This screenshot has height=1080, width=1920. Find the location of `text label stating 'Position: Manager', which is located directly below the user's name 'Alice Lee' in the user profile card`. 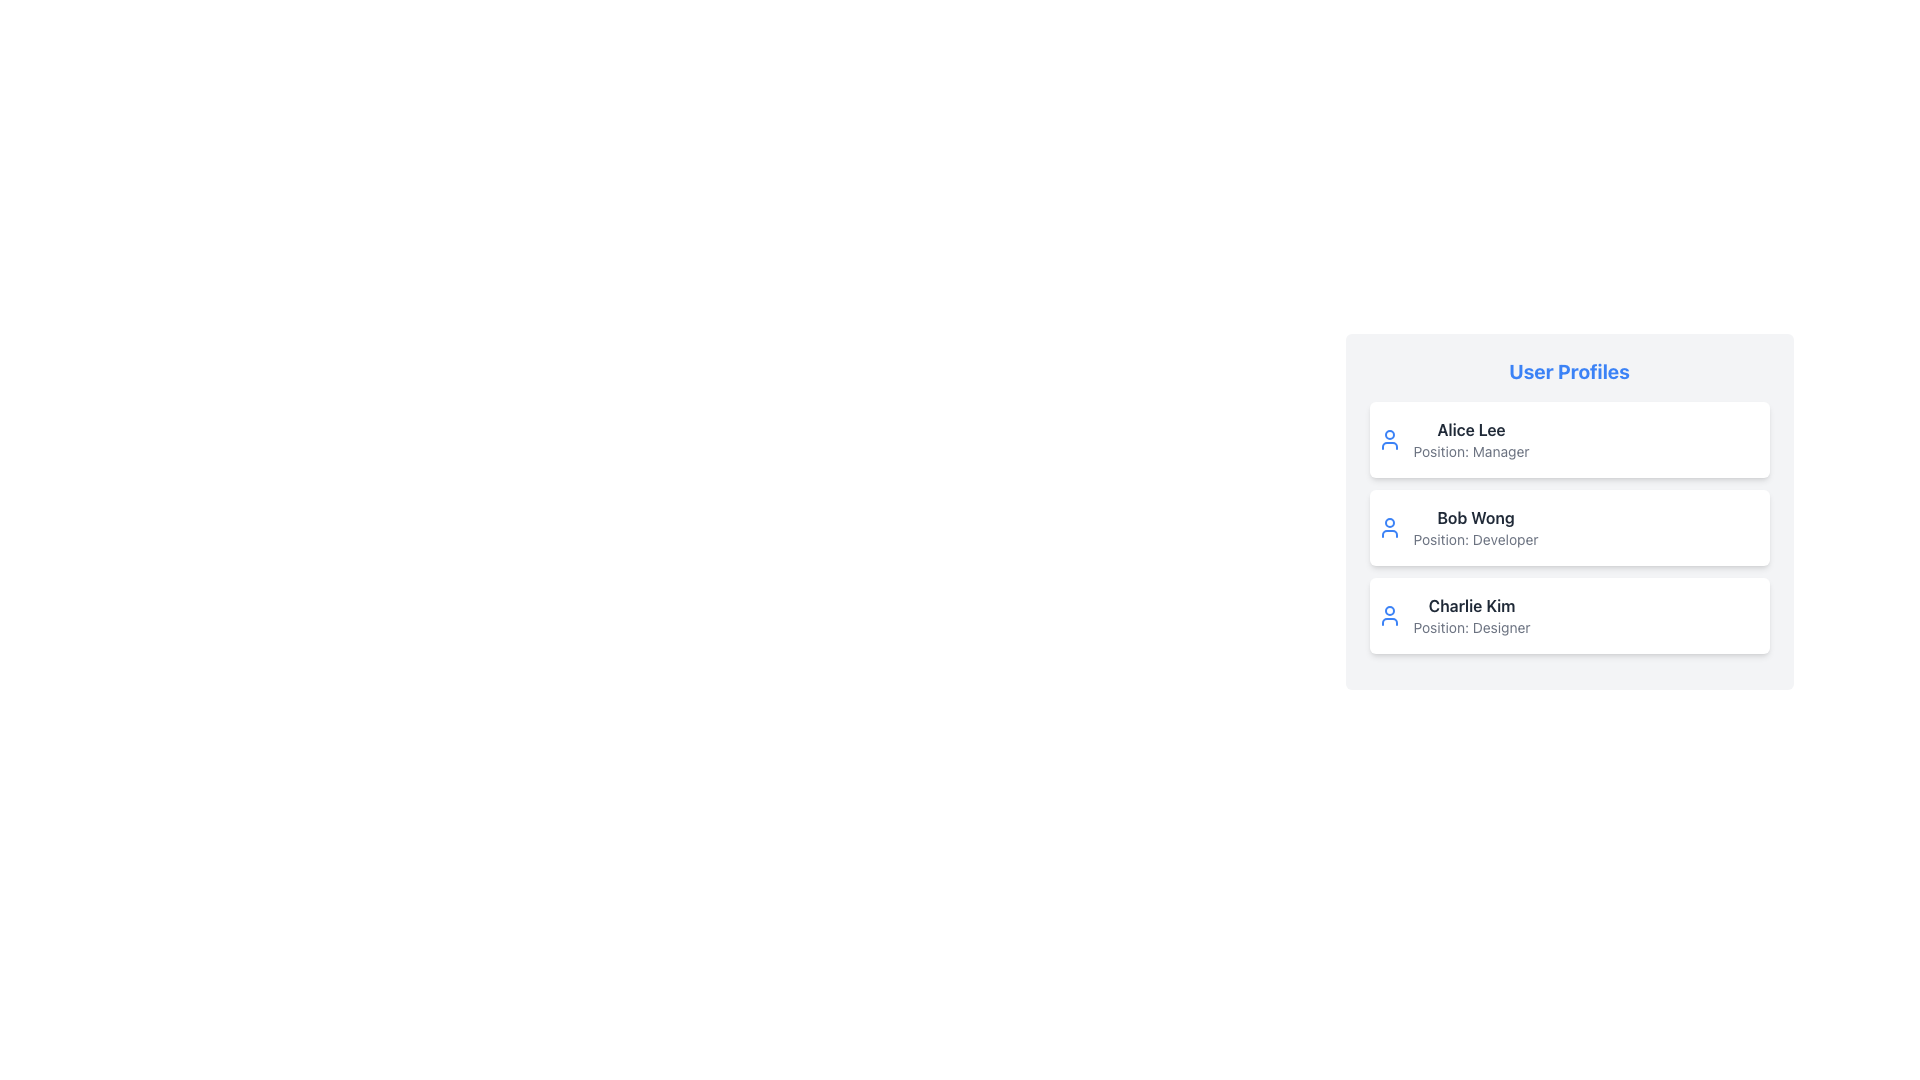

text label stating 'Position: Manager', which is located directly below the user's name 'Alice Lee' in the user profile card is located at coordinates (1471, 451).